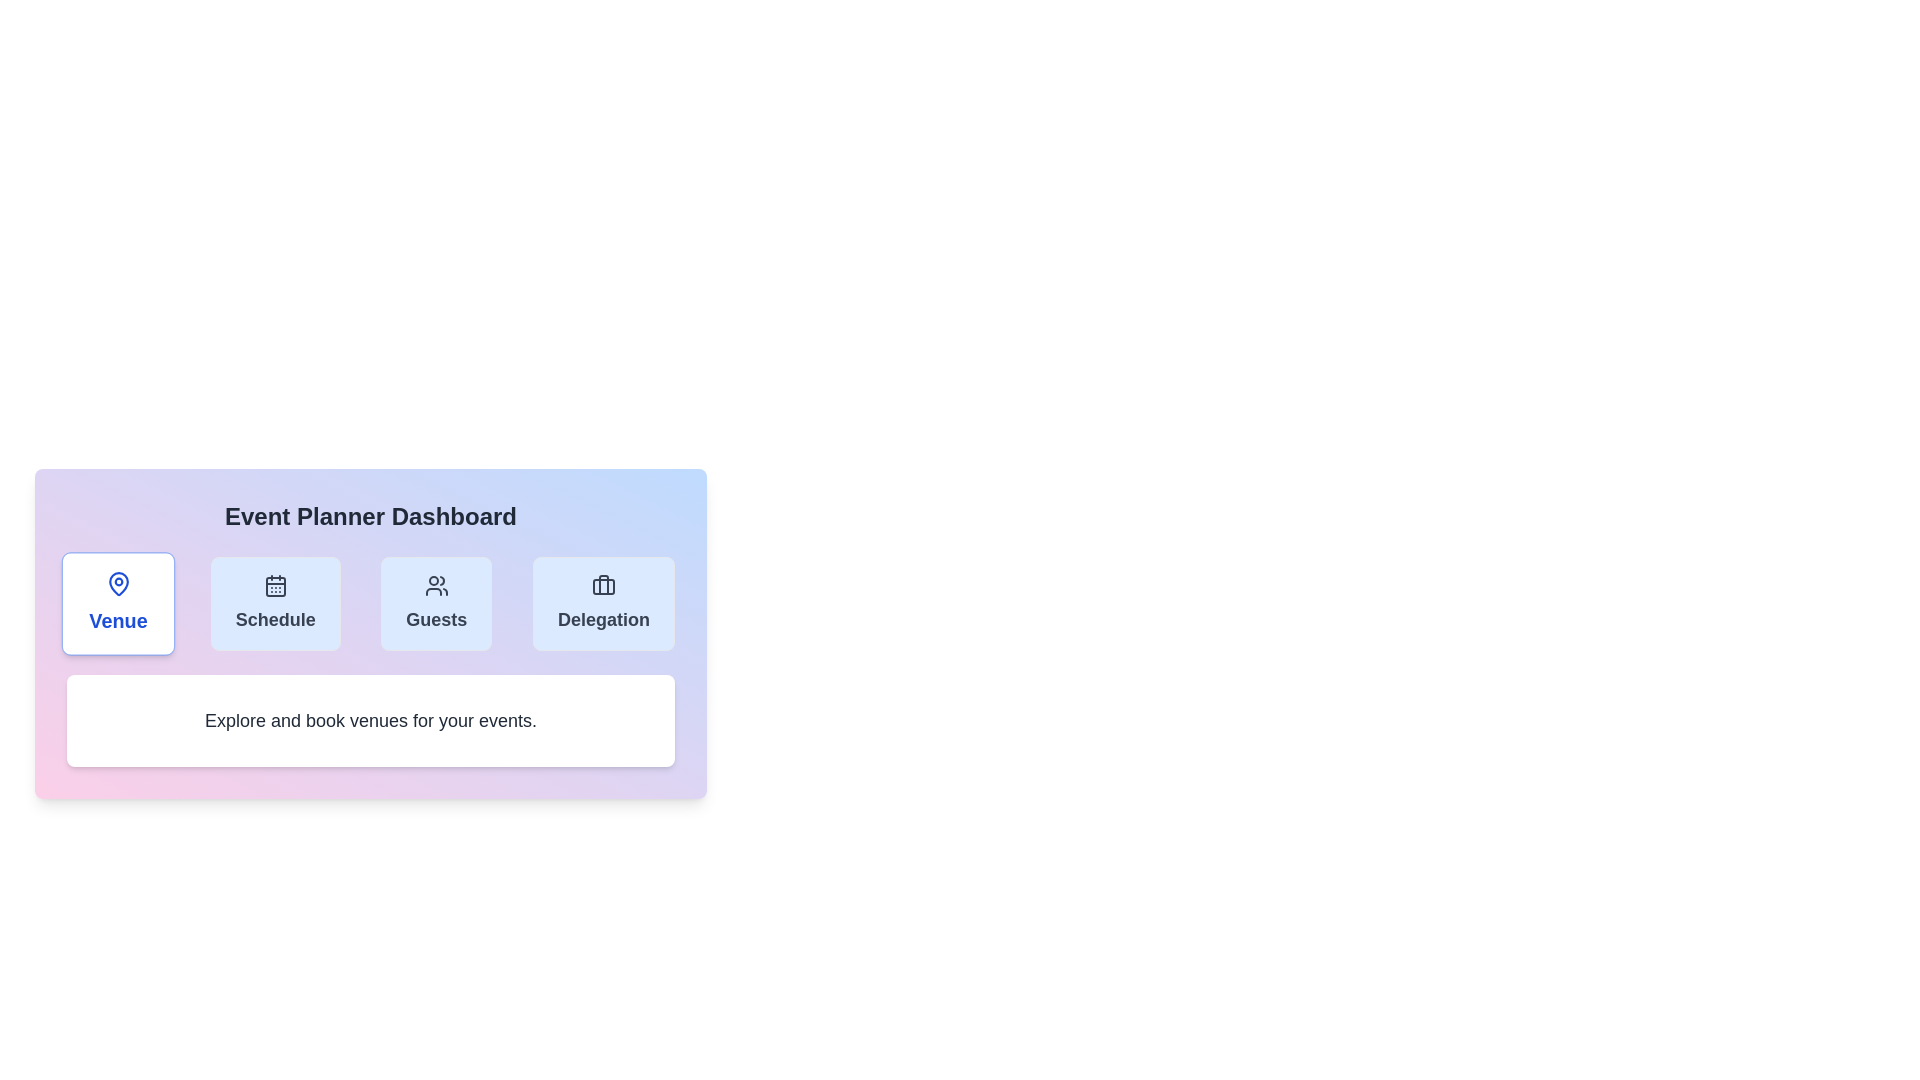  Describe the element at coordinates (117, 603) in the screenshot. I see `the tab labeled Venue` at that location.